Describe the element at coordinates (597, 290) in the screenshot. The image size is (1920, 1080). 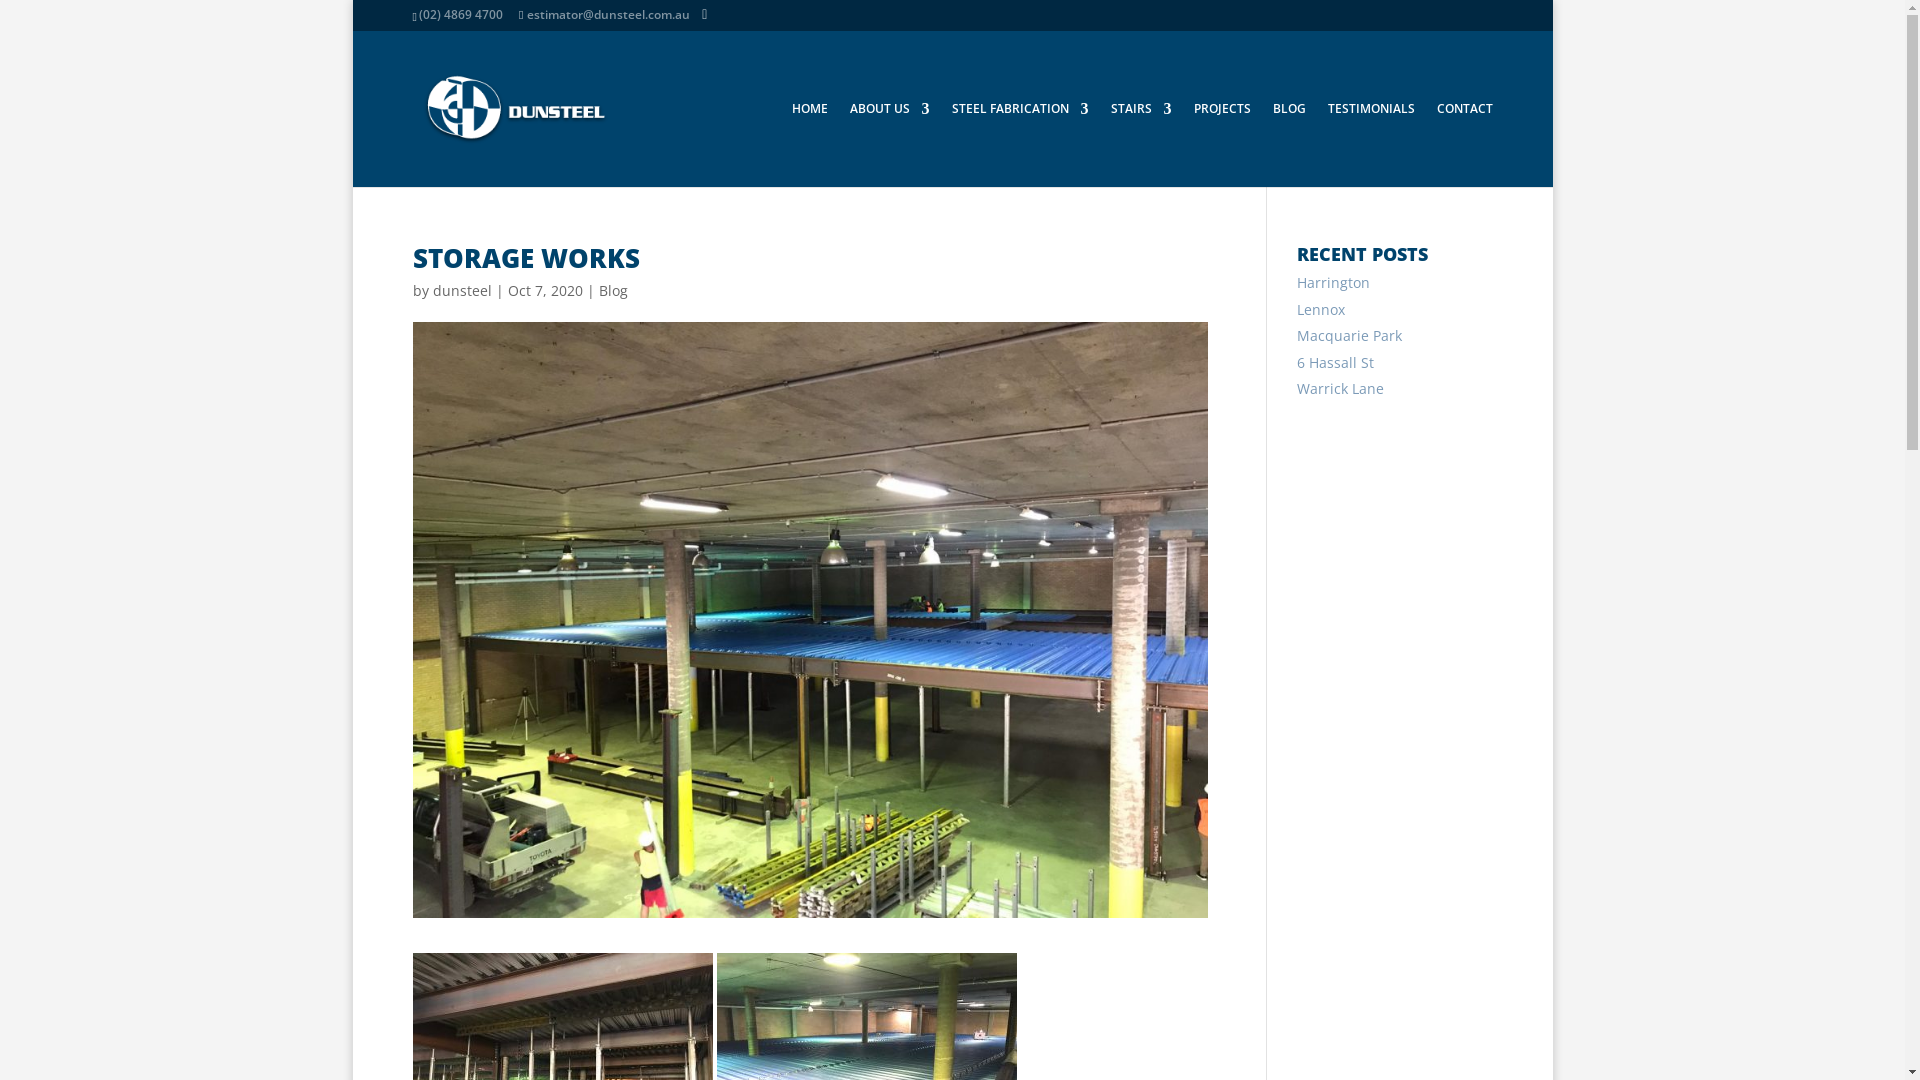
I see `'Blog'` at that location.